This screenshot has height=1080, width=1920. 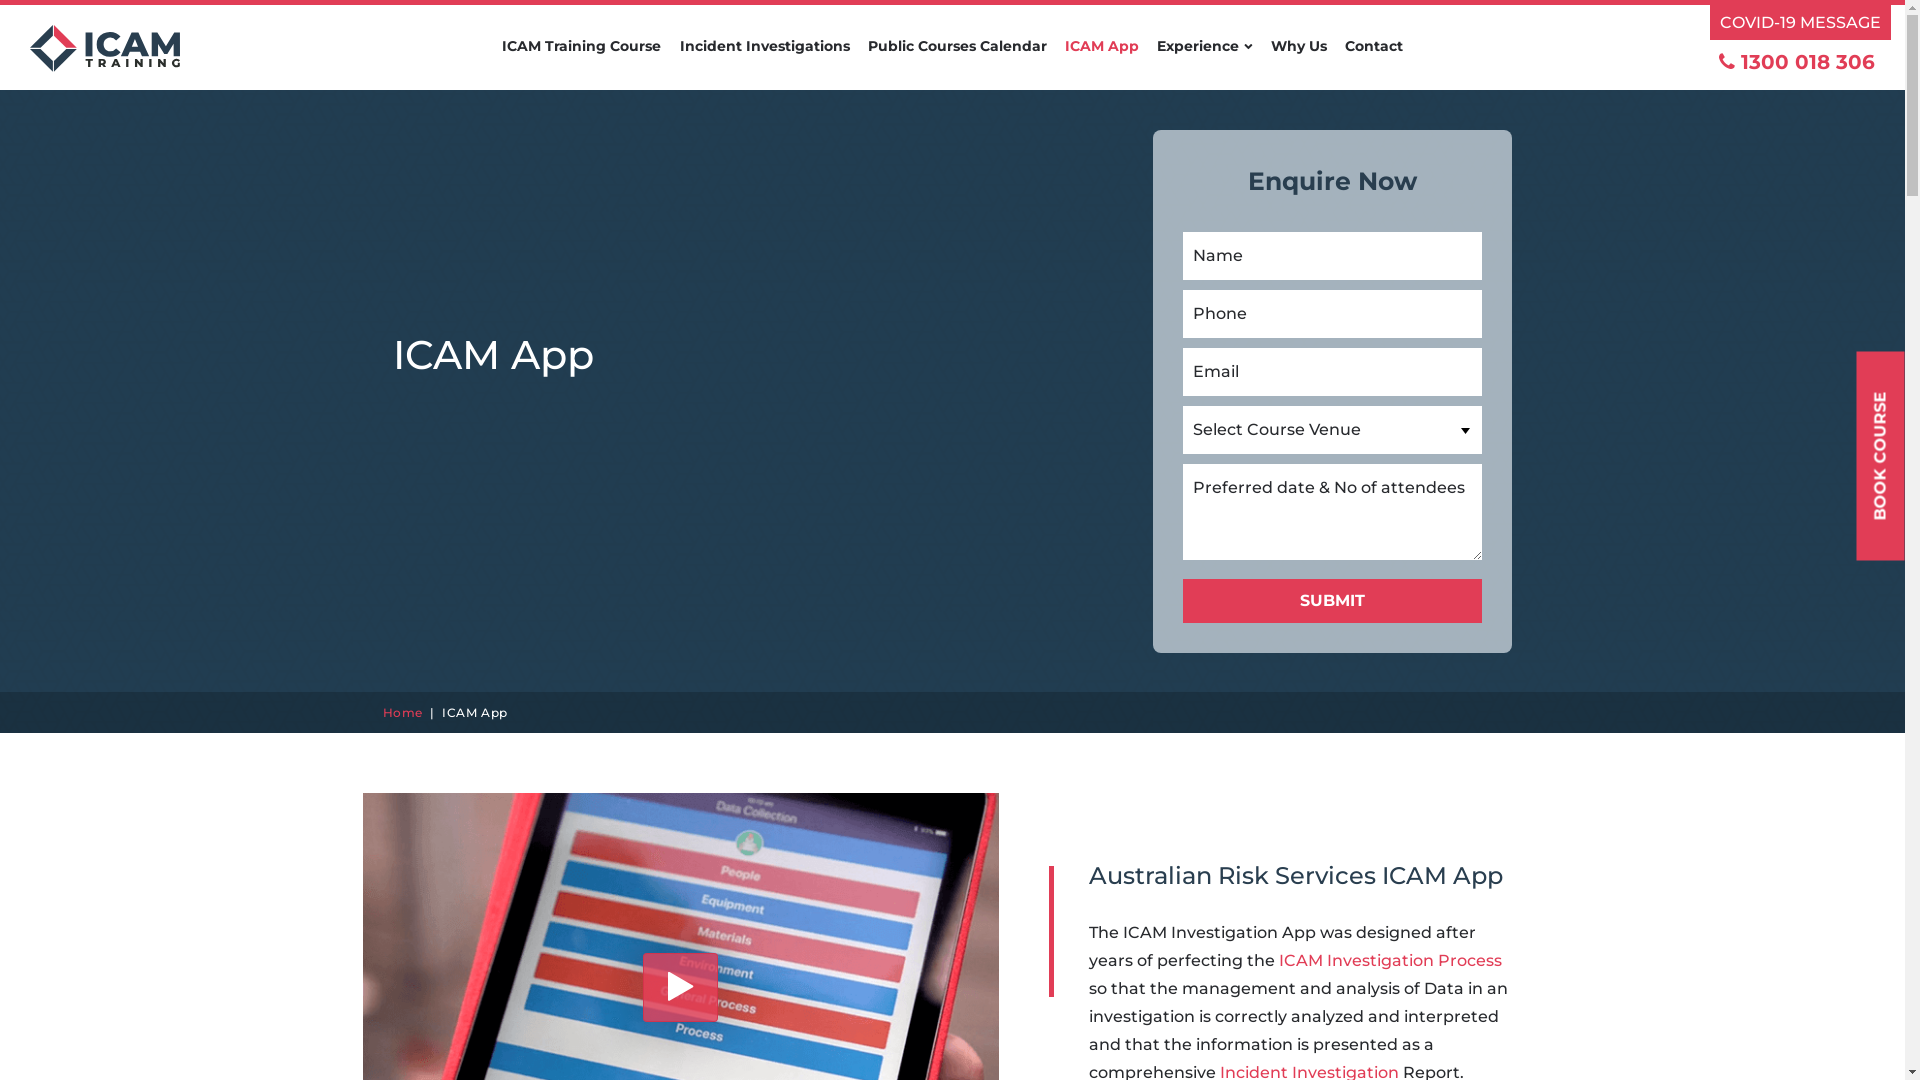 I want to click on 'Experience', so click(x=1156, y=60).